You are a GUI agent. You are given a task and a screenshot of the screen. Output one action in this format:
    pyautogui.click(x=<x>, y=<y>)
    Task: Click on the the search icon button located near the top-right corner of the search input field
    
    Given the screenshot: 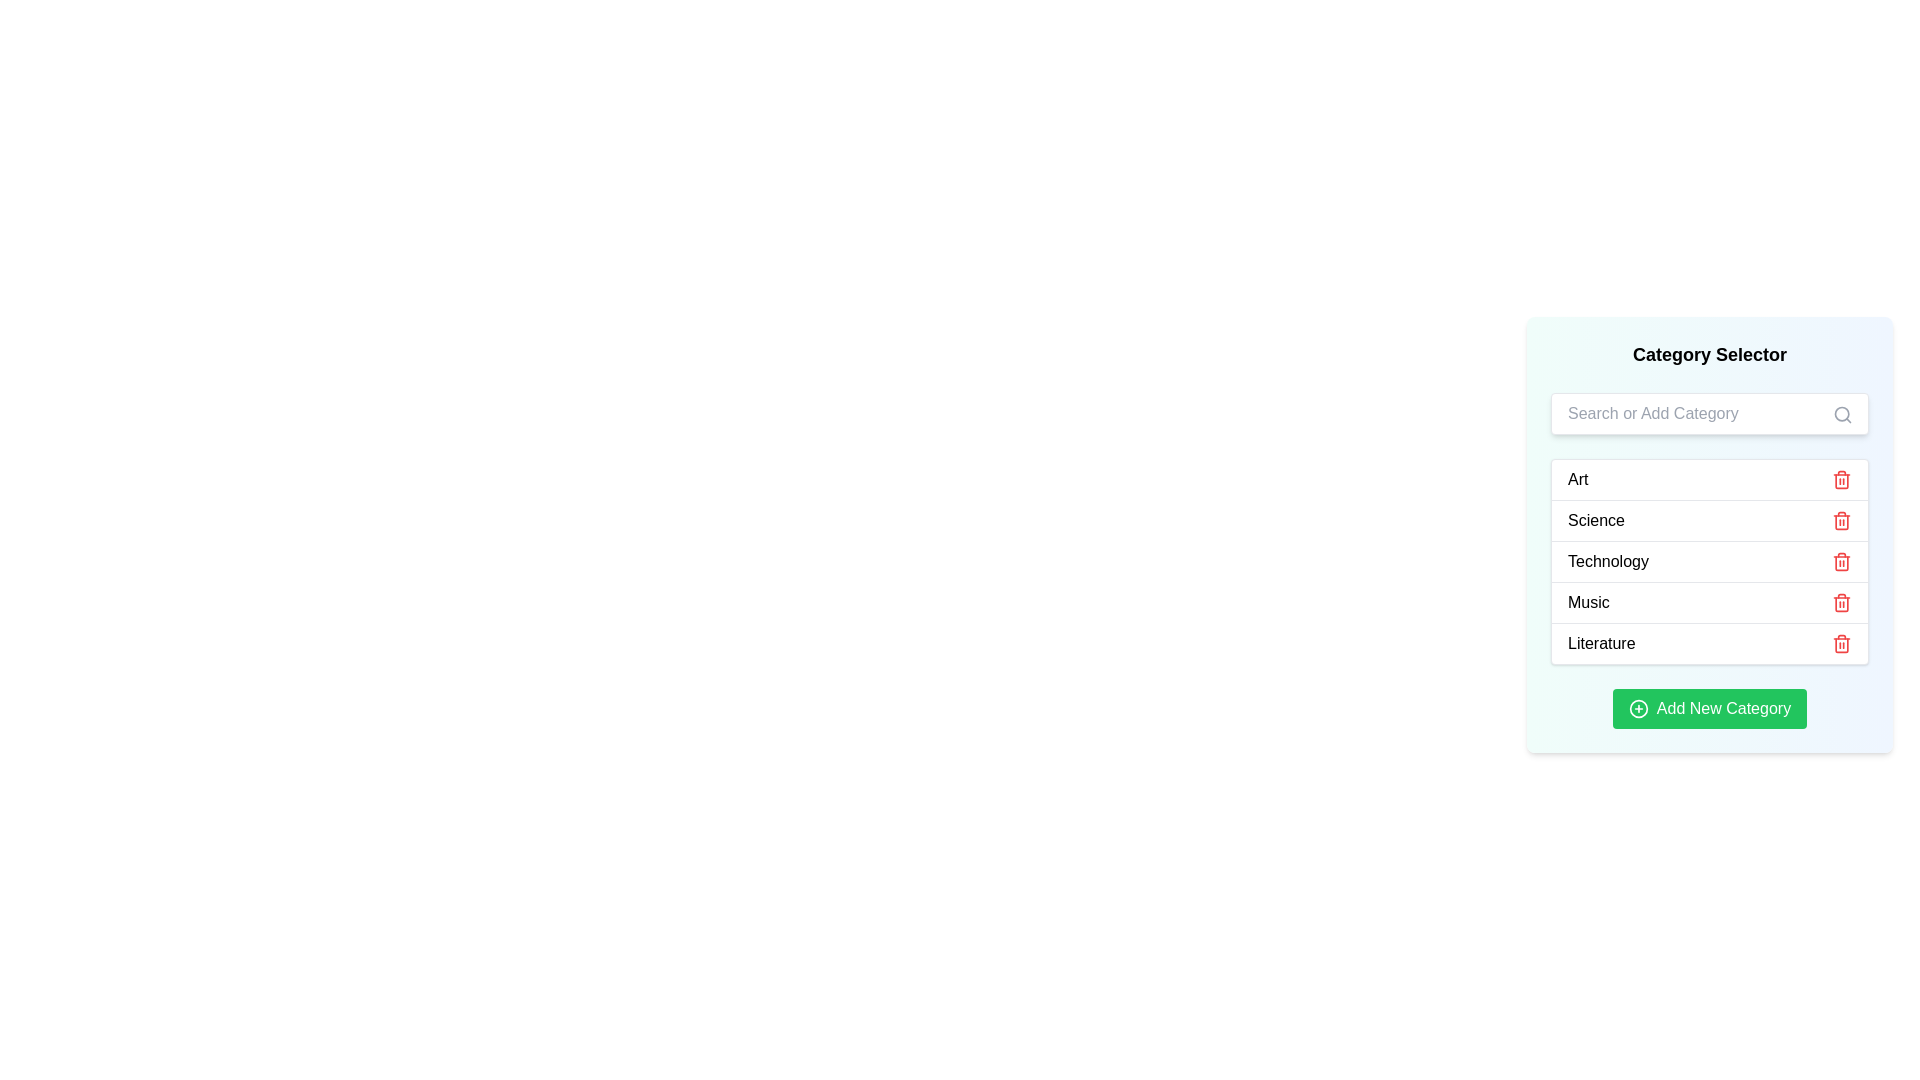 What is the action you would take?
    pyautogui.click(x=1842, y=414)
    